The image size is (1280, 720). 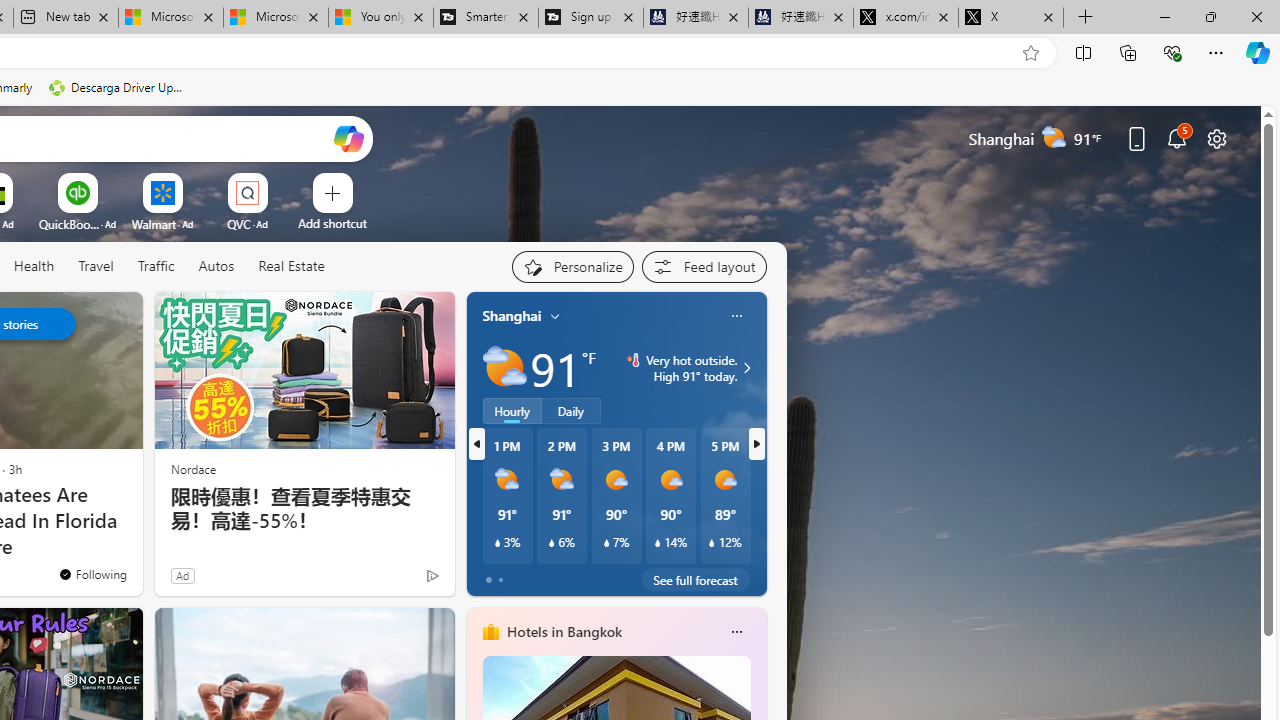 What do you see at coordinates (555, 315) in the screenshot?
I see `'My location'` at bounding box center [555, 315].